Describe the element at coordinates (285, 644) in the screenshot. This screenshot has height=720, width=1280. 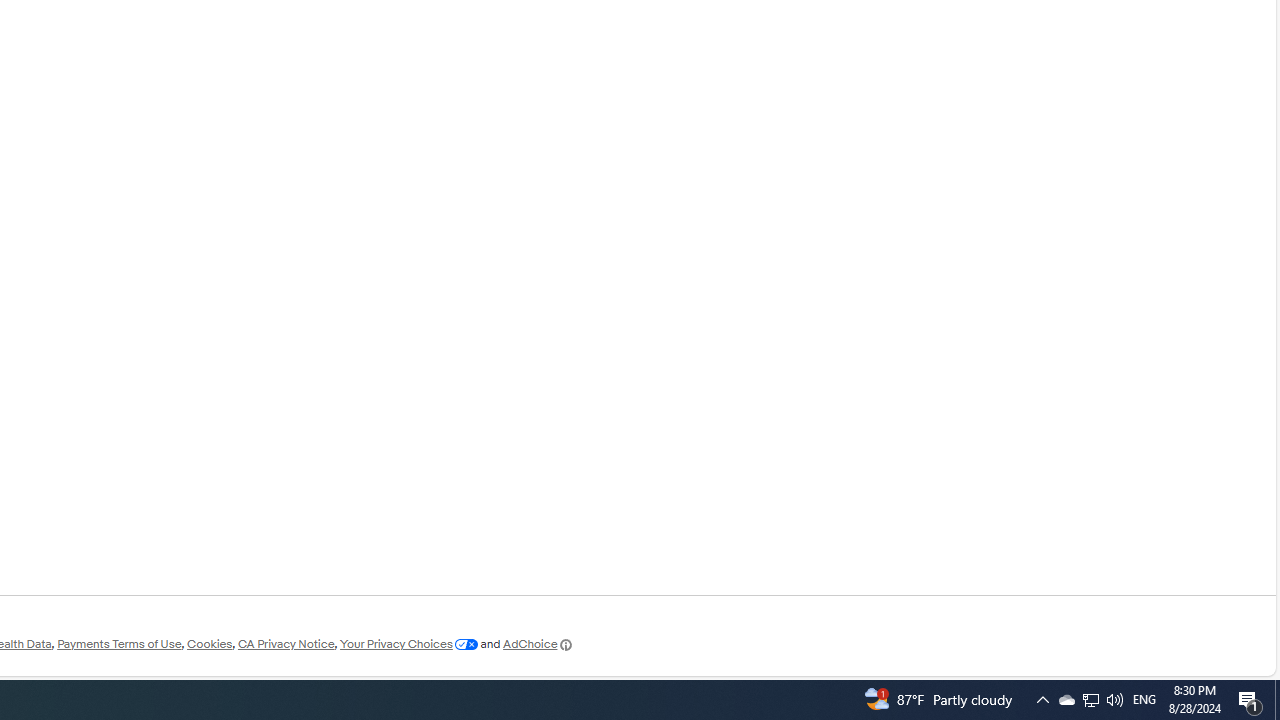
I see `'CA Privacy Notice'` at that location.